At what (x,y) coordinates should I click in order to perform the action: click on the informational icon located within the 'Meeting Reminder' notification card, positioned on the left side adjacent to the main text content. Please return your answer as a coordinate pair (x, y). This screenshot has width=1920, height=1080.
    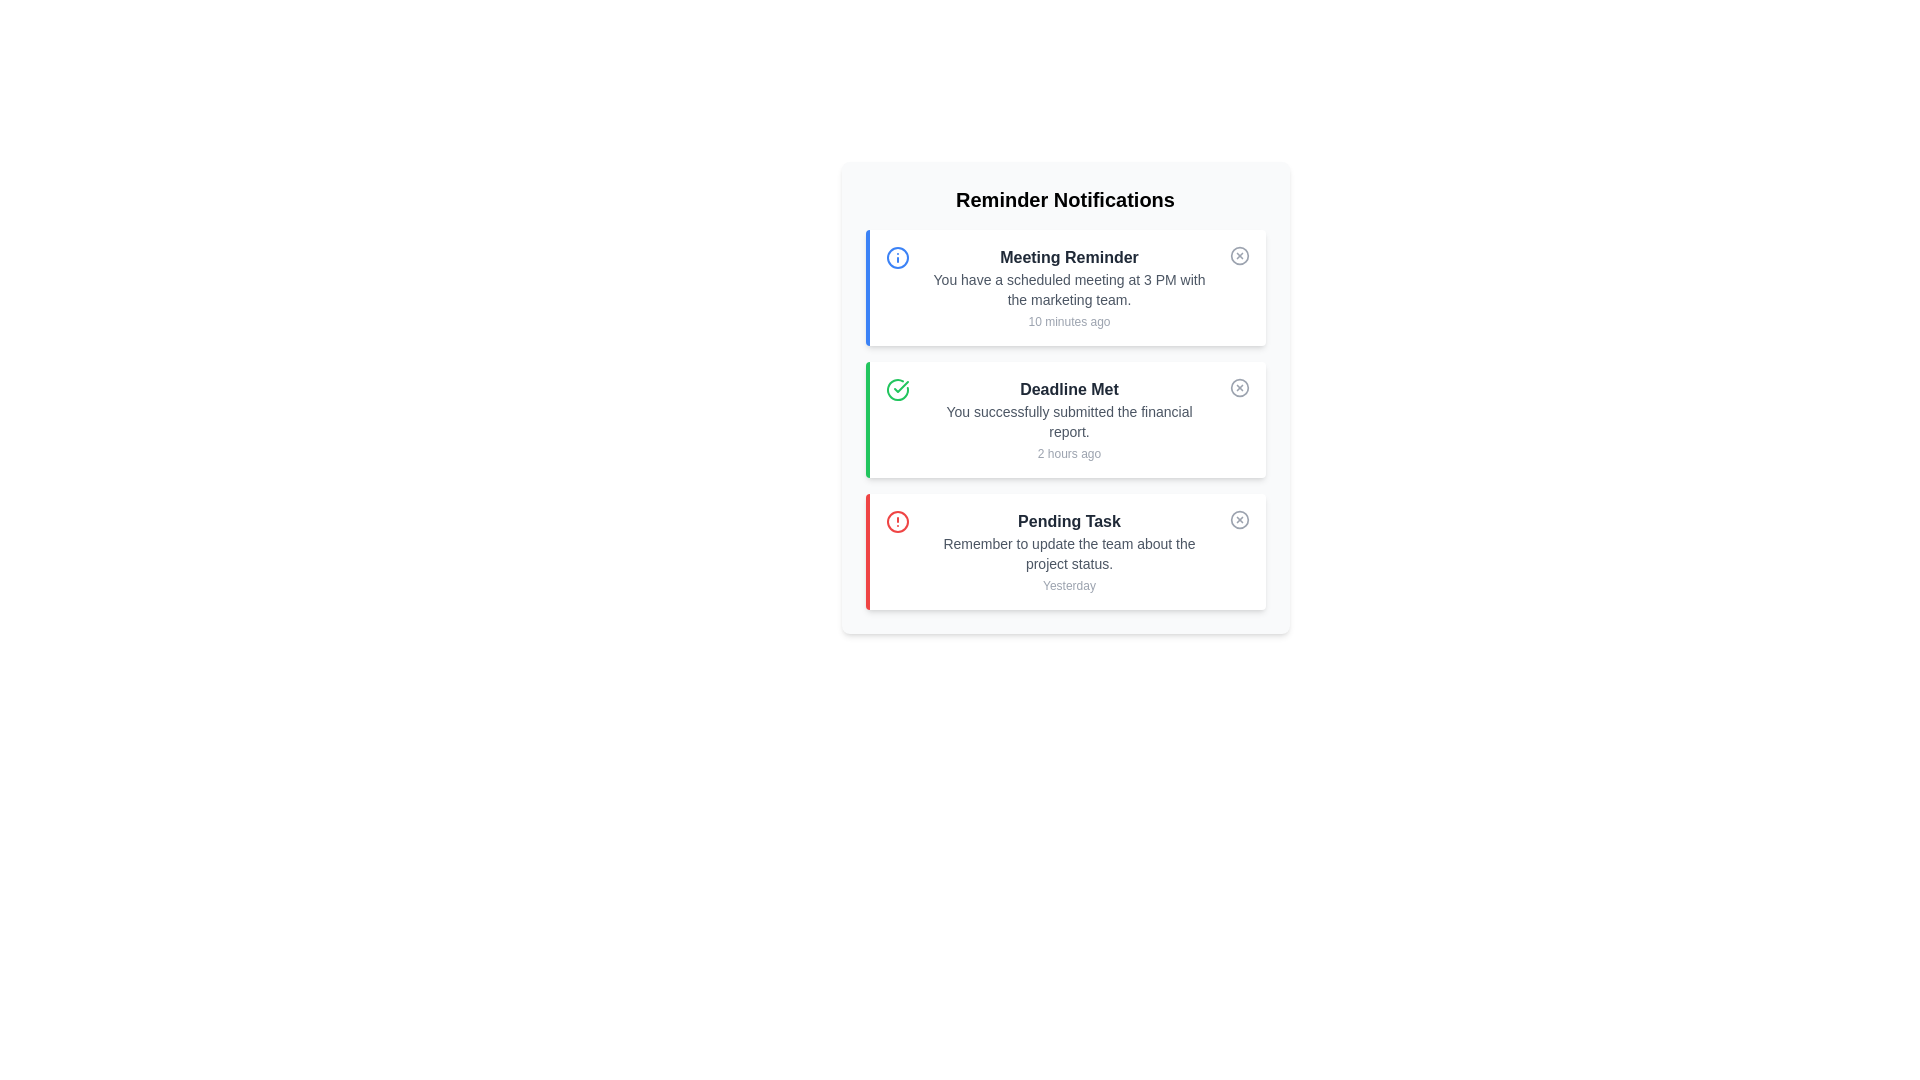
    Looking at the image, I should click on (896, 257).